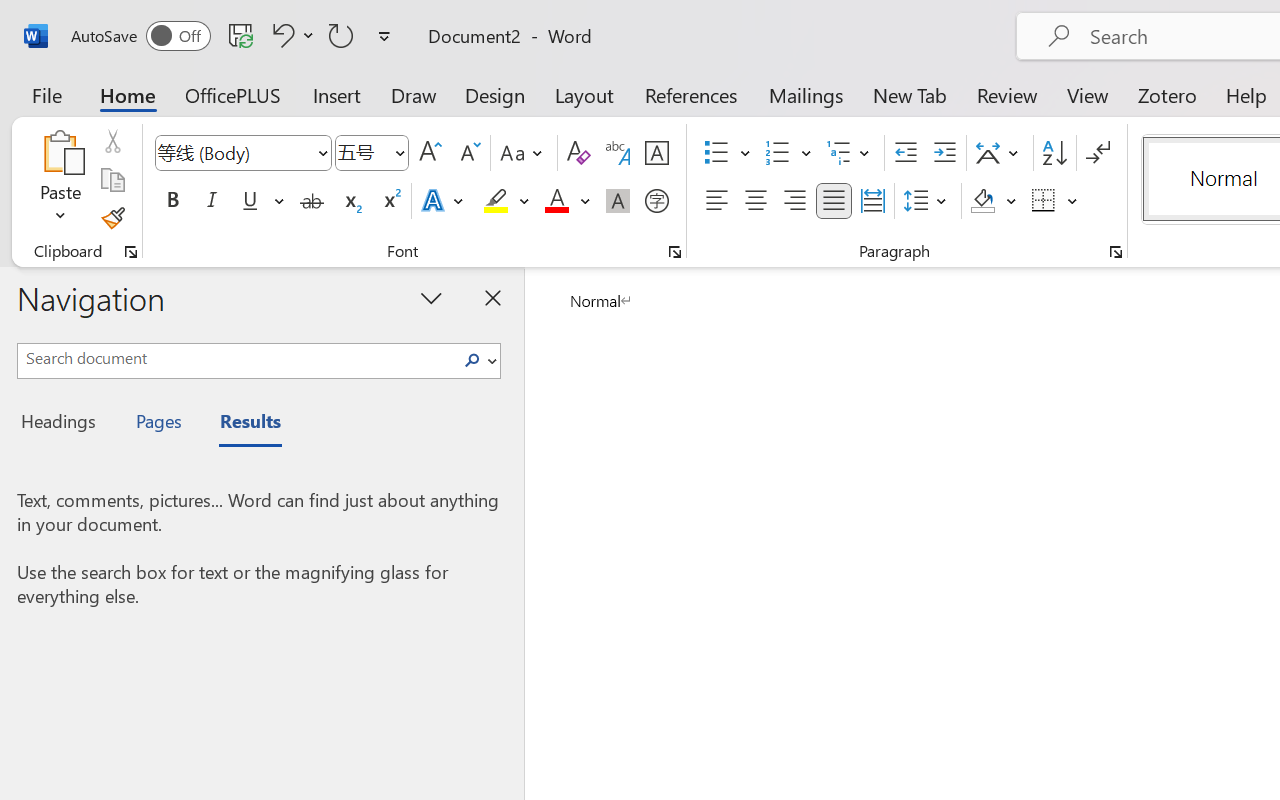 This screenshot has width=1280, height=800. I want to click on 'Search', so click(477, 360).